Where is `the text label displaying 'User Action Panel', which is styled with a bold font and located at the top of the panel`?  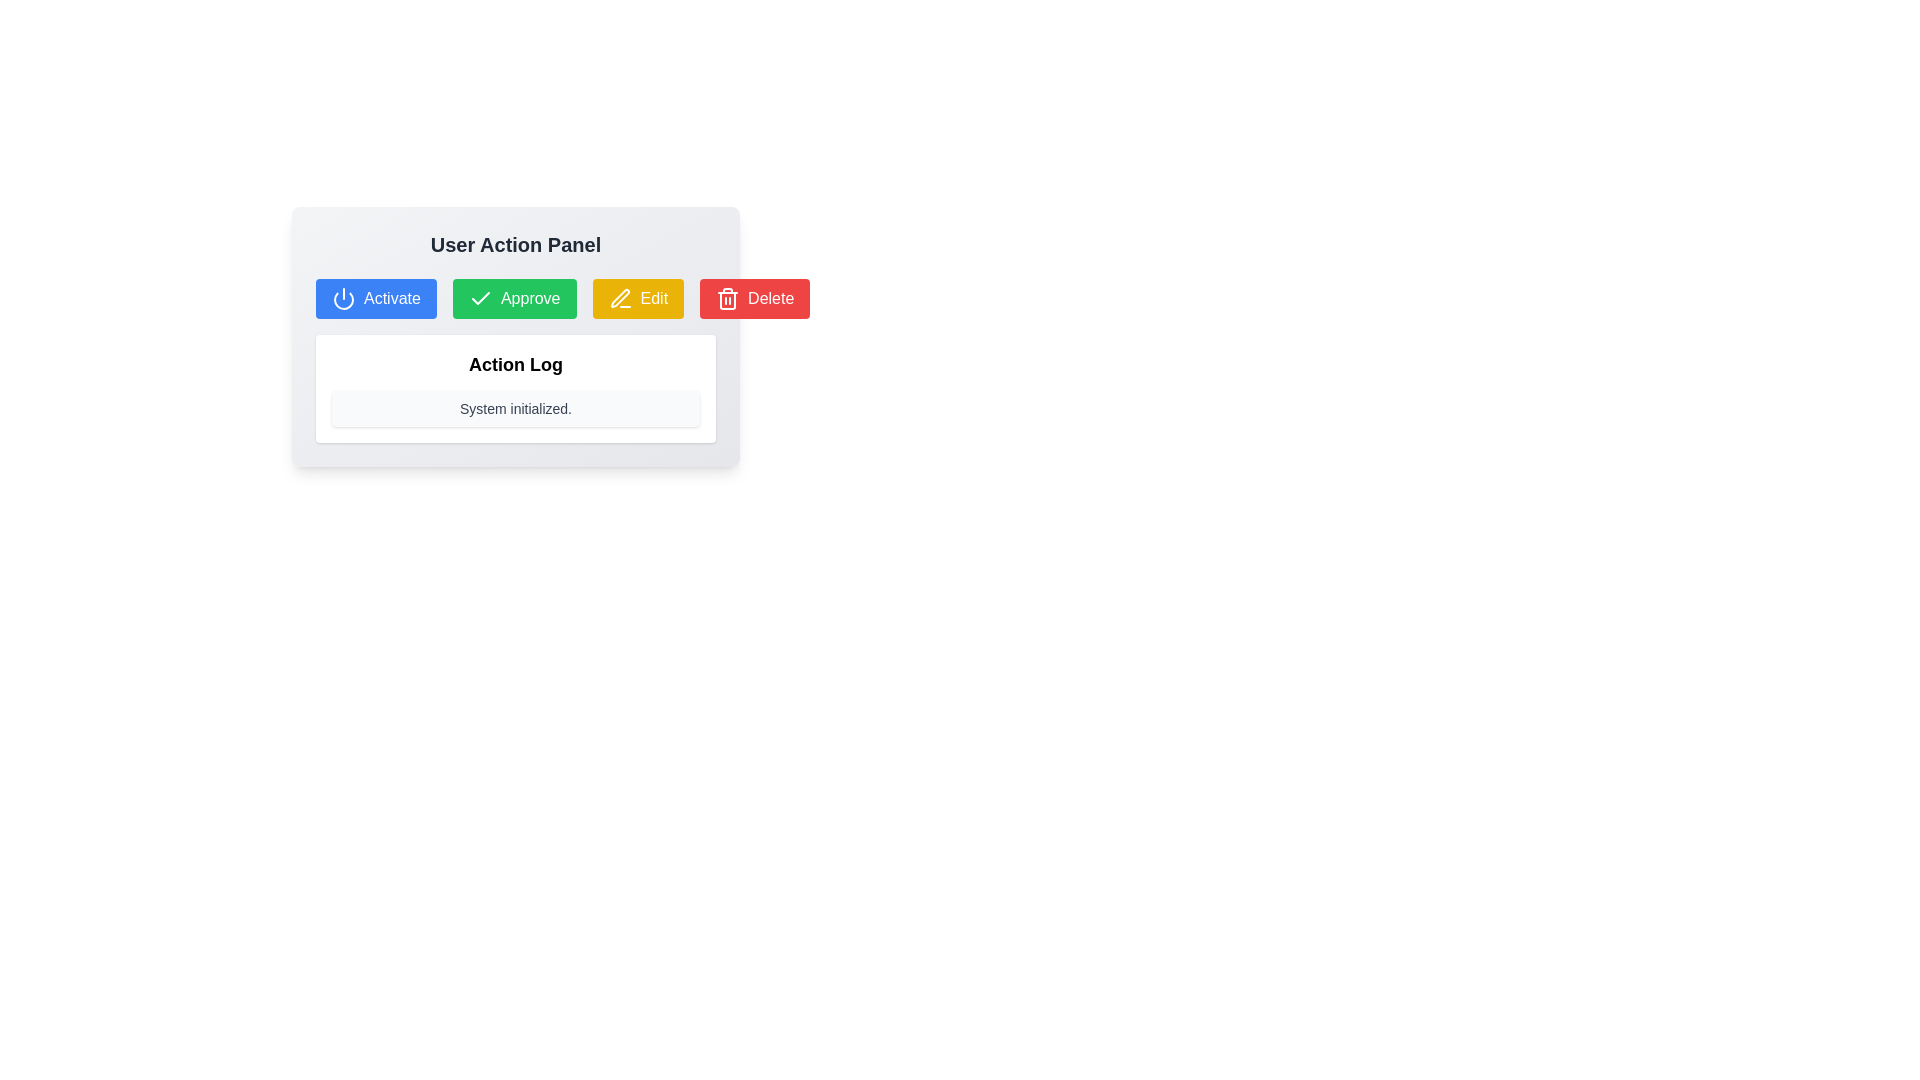
the text label displaying 'User Action Panel', which is styled with a bold font and located at the top of the panel is located at coordinates (515, 244).